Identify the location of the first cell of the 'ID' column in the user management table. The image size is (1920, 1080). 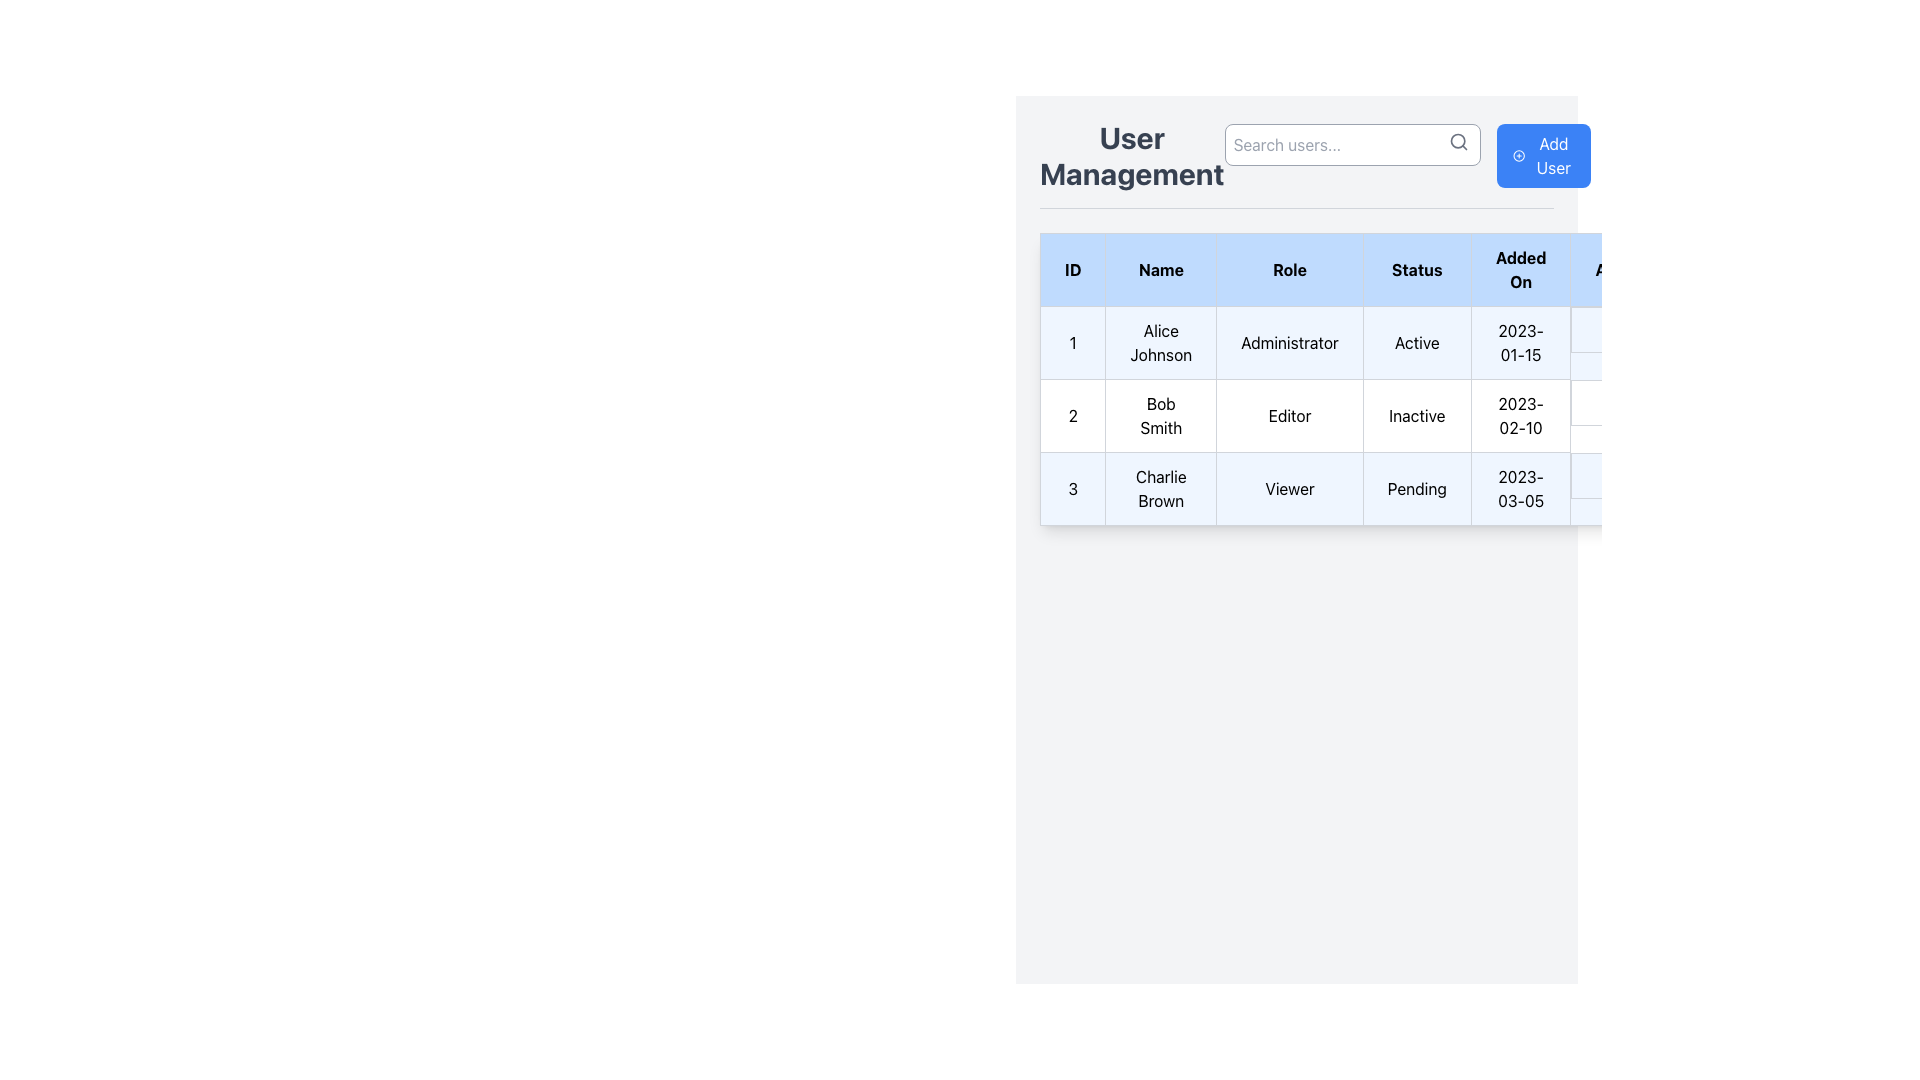
(1072, 342).